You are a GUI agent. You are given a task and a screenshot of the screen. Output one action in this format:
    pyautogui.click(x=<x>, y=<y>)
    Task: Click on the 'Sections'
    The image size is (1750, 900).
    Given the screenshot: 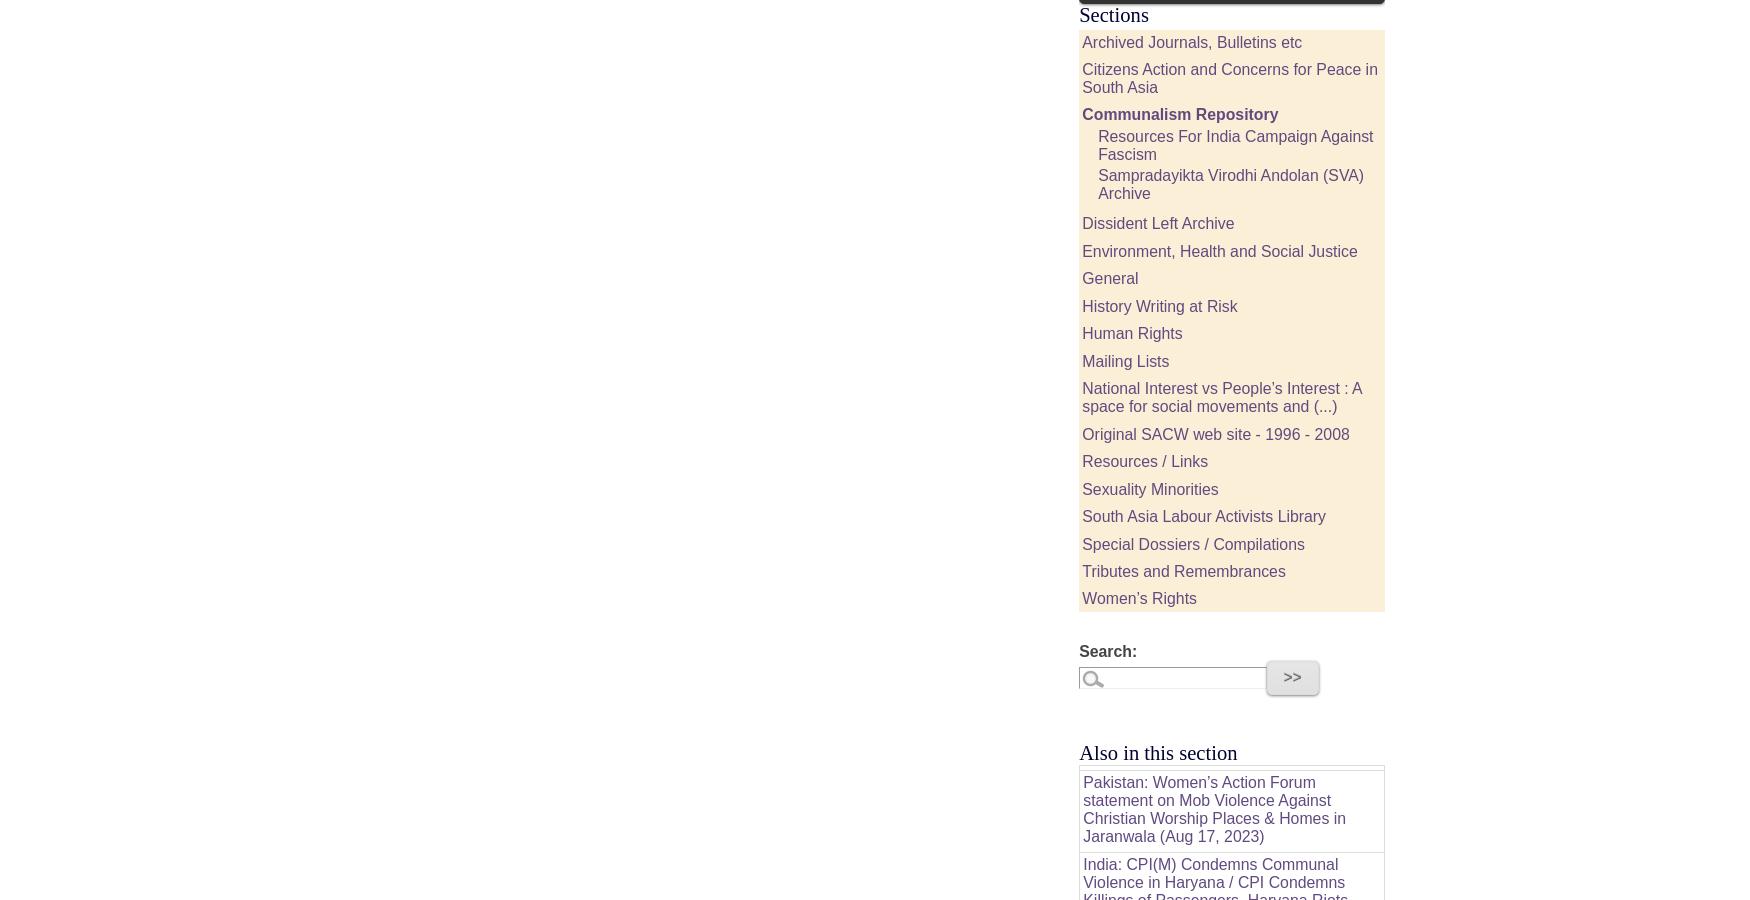 What is the action you would take?
    pyautogui.click(x=1113, y=14)
    